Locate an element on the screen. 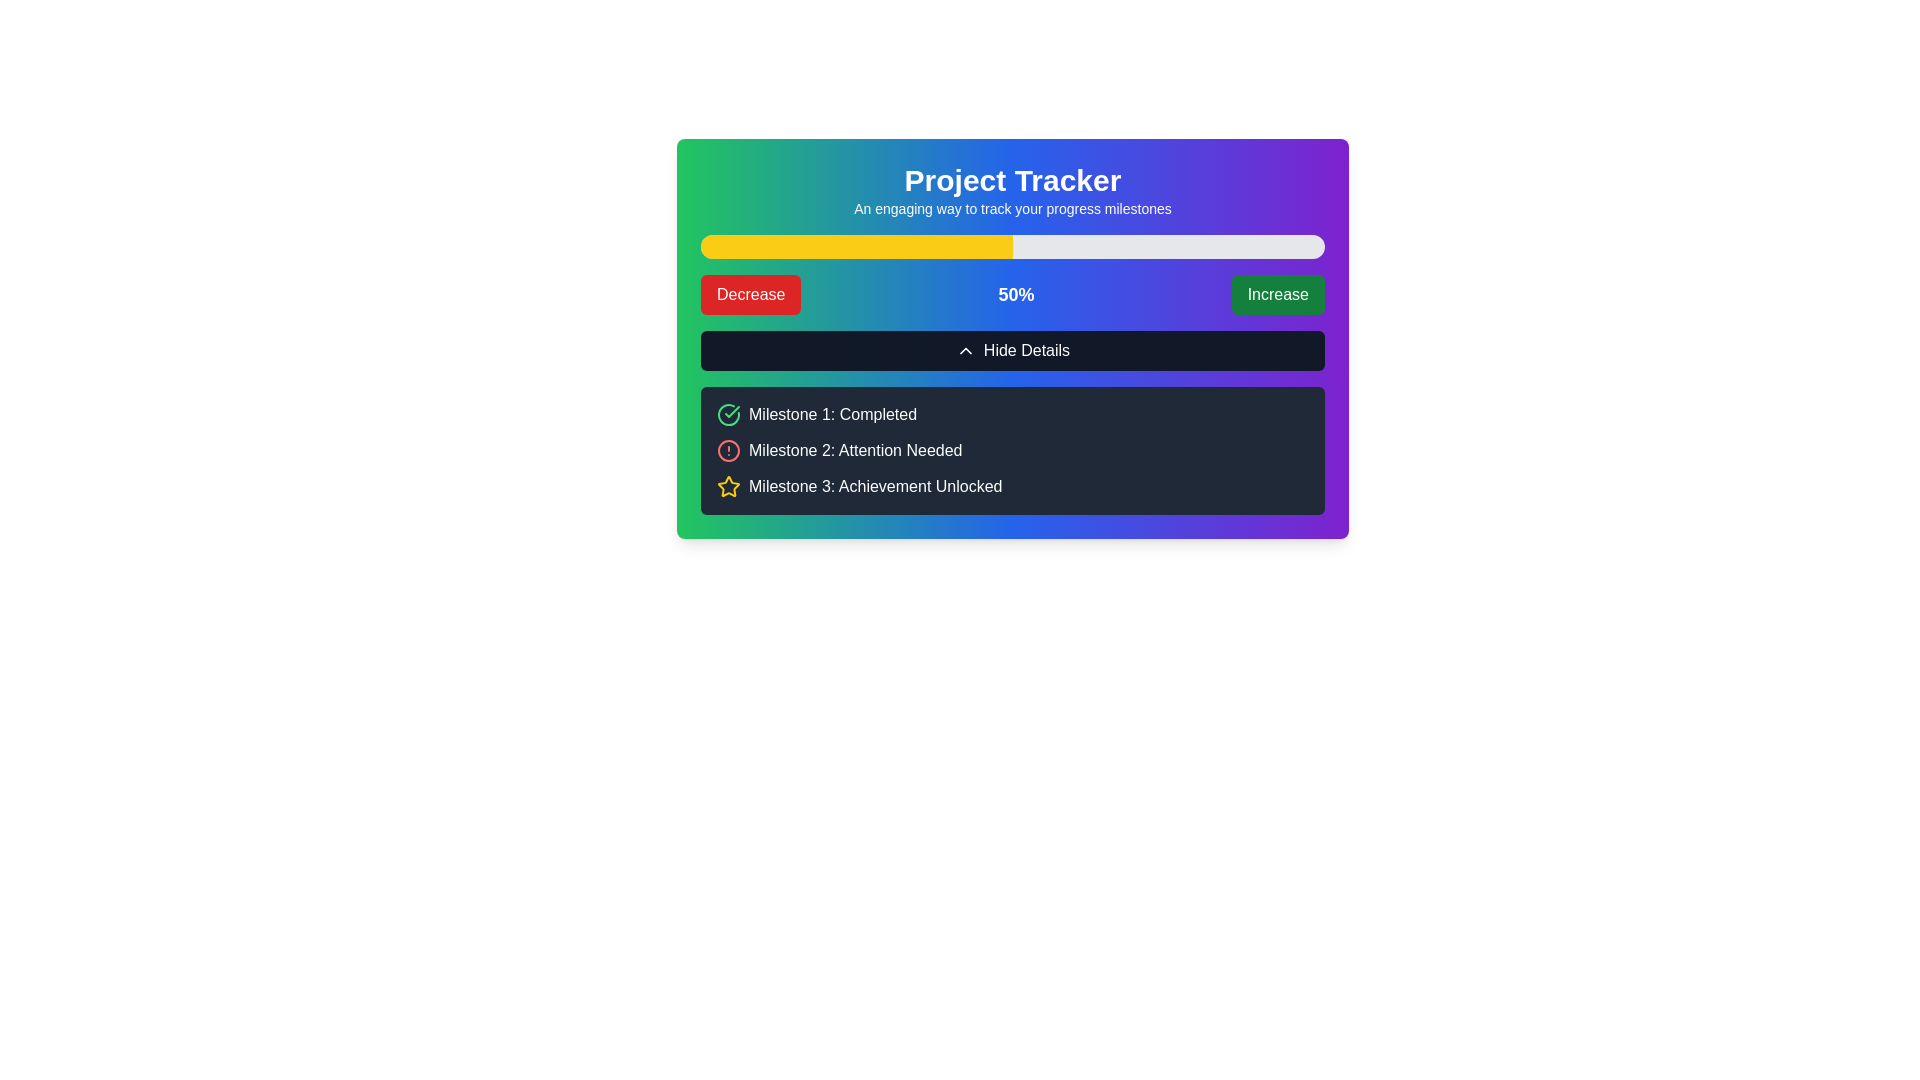  the star-shaped SVG icon with a yellow outline located next to 'Milestone 3: Achievement Unlocked' in the third row of milestones is located at coordinates (728, 486).